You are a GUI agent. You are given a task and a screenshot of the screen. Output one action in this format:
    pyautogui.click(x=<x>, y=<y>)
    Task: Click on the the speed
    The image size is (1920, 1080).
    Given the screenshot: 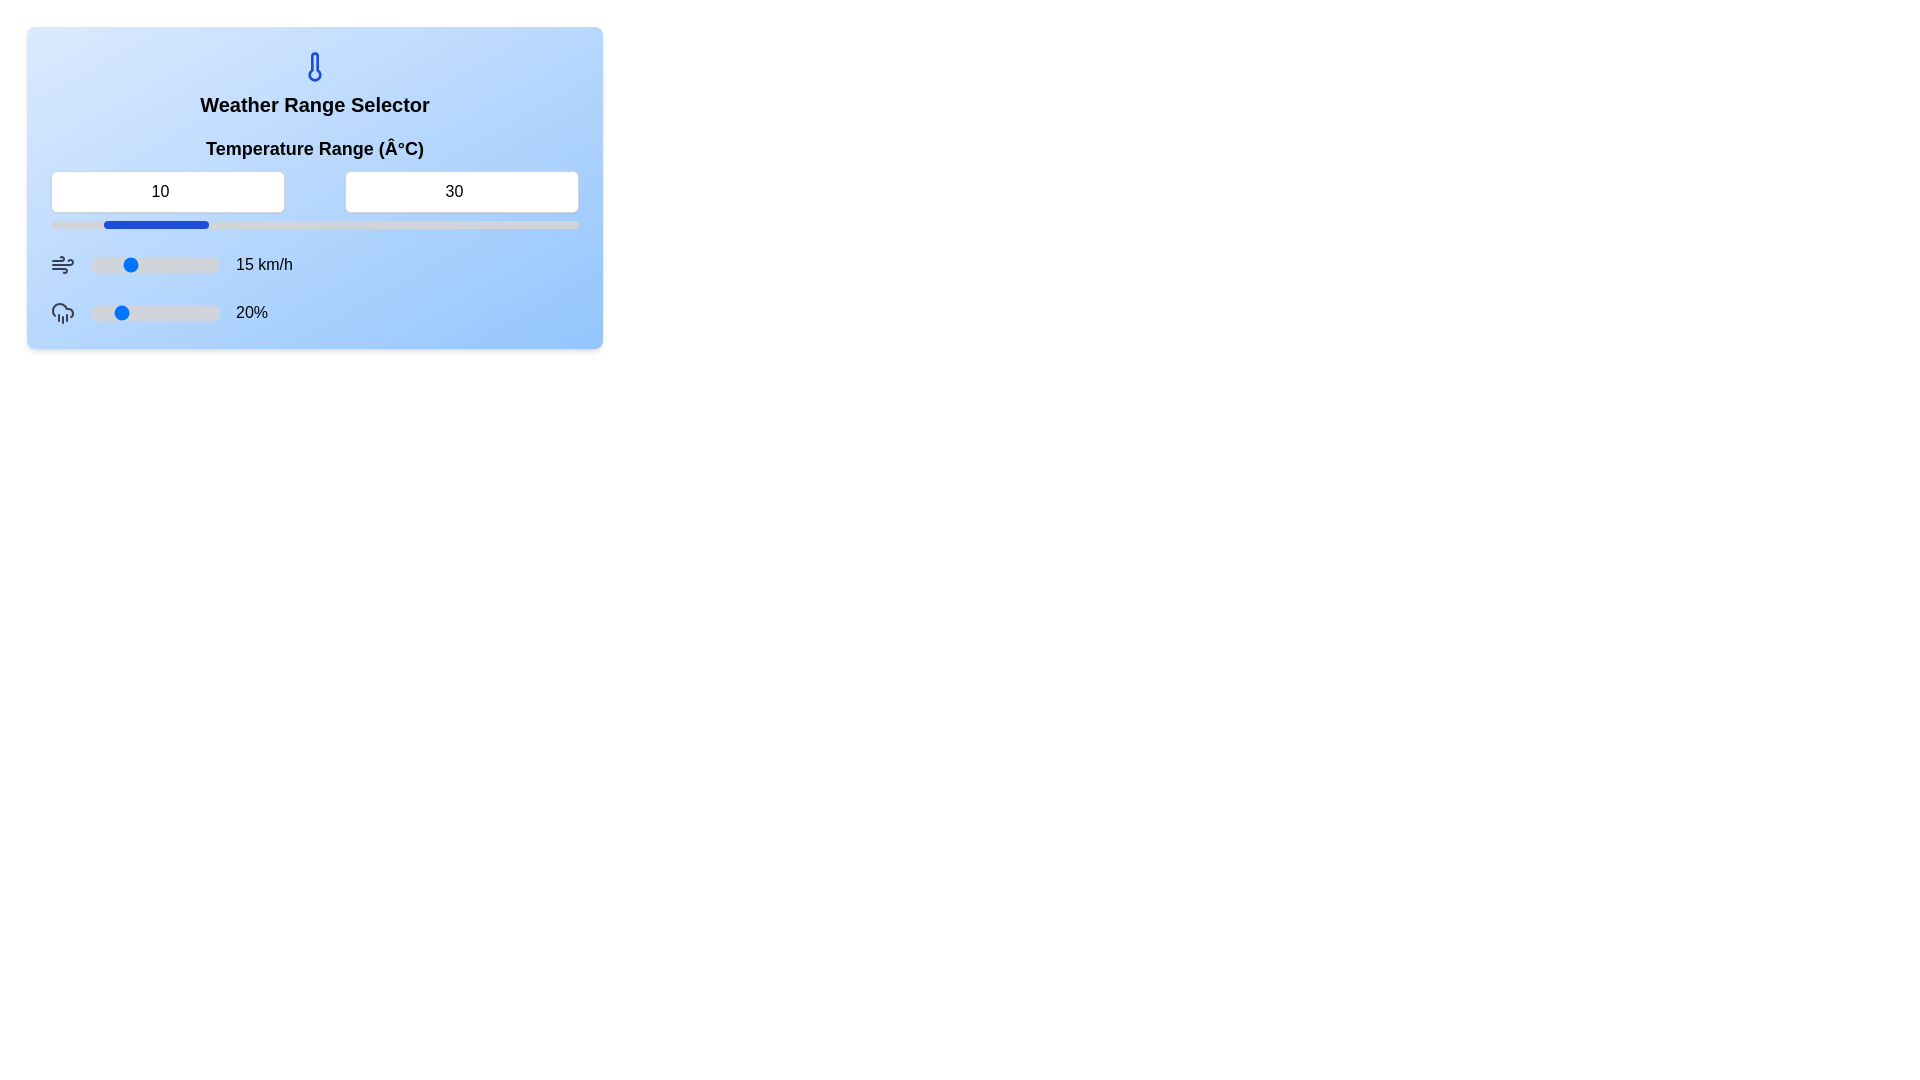 What is the action you would take?
    pyautogui.click(x=90, y=264)
    